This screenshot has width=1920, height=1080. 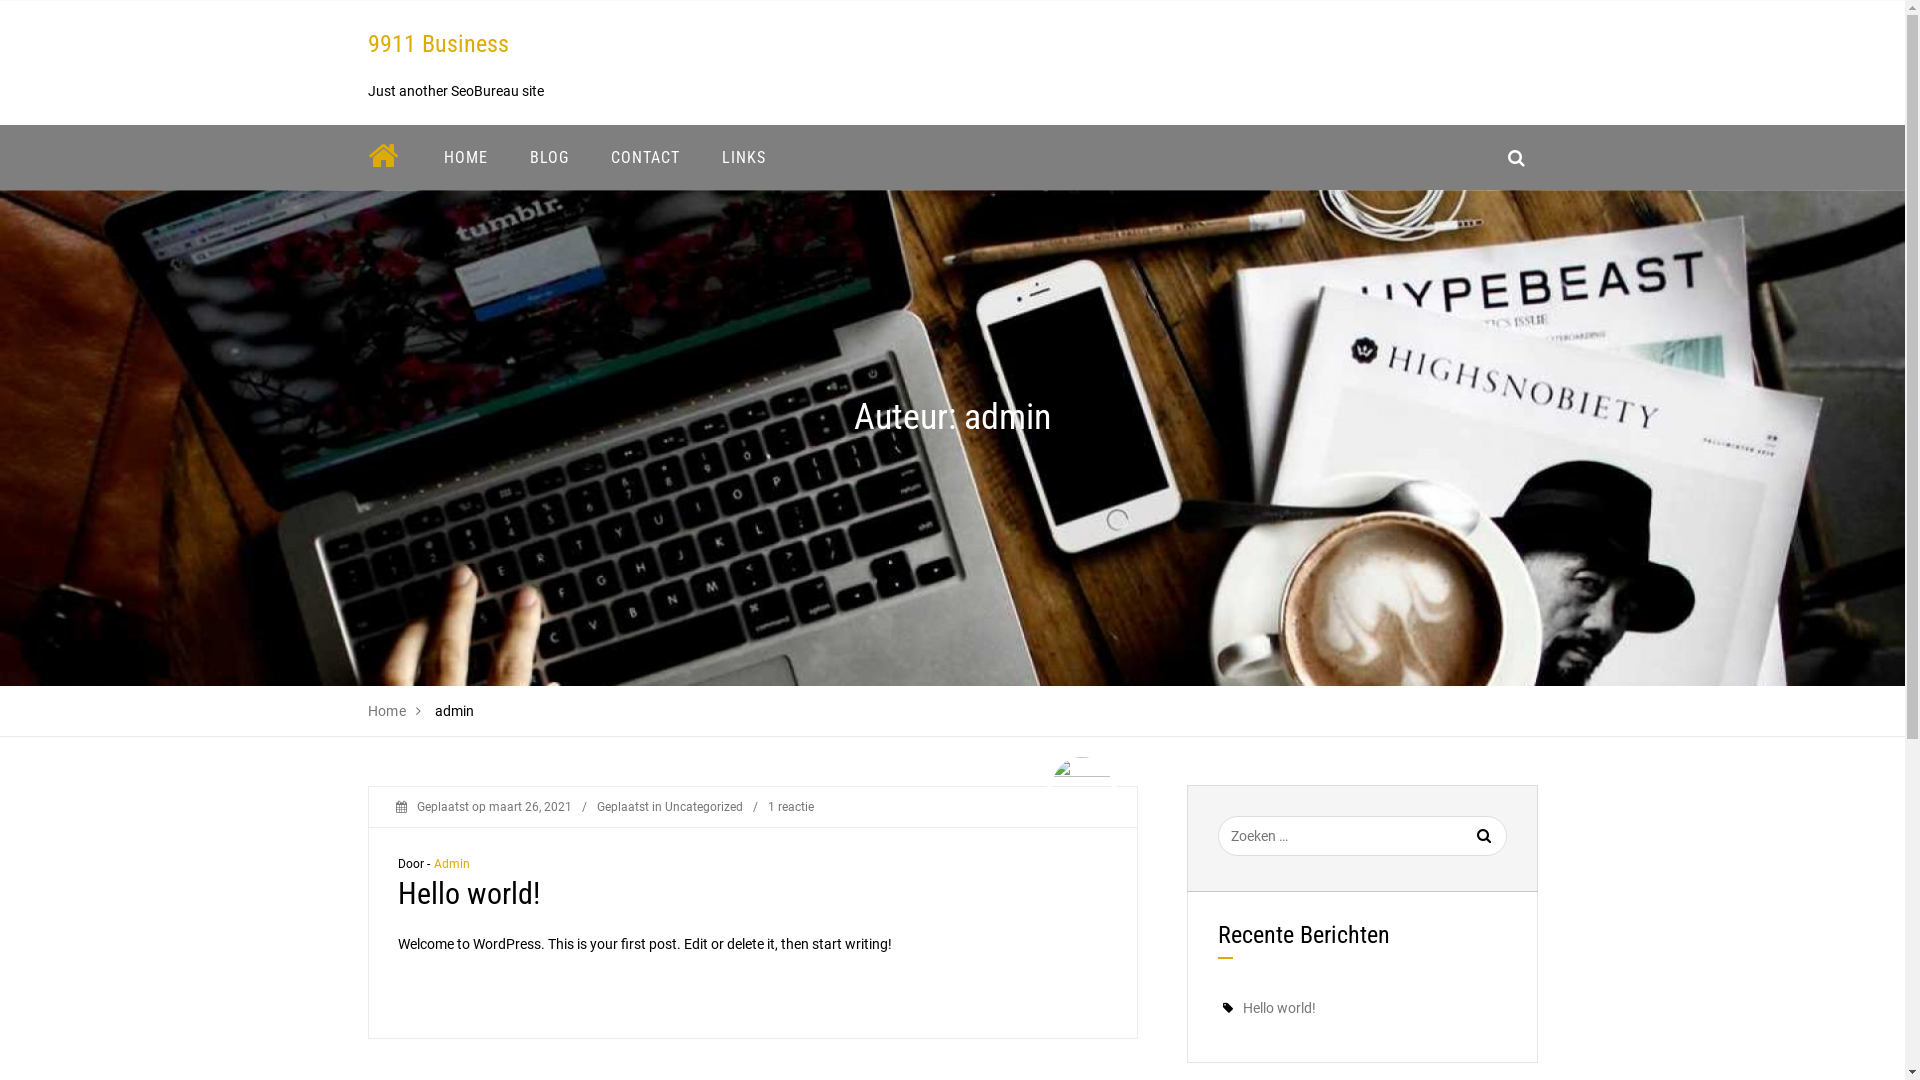 What do you see at coordinates (468, 892) in the screenshot?
I see `'Hello world!'` at bounding box center [468, 892].